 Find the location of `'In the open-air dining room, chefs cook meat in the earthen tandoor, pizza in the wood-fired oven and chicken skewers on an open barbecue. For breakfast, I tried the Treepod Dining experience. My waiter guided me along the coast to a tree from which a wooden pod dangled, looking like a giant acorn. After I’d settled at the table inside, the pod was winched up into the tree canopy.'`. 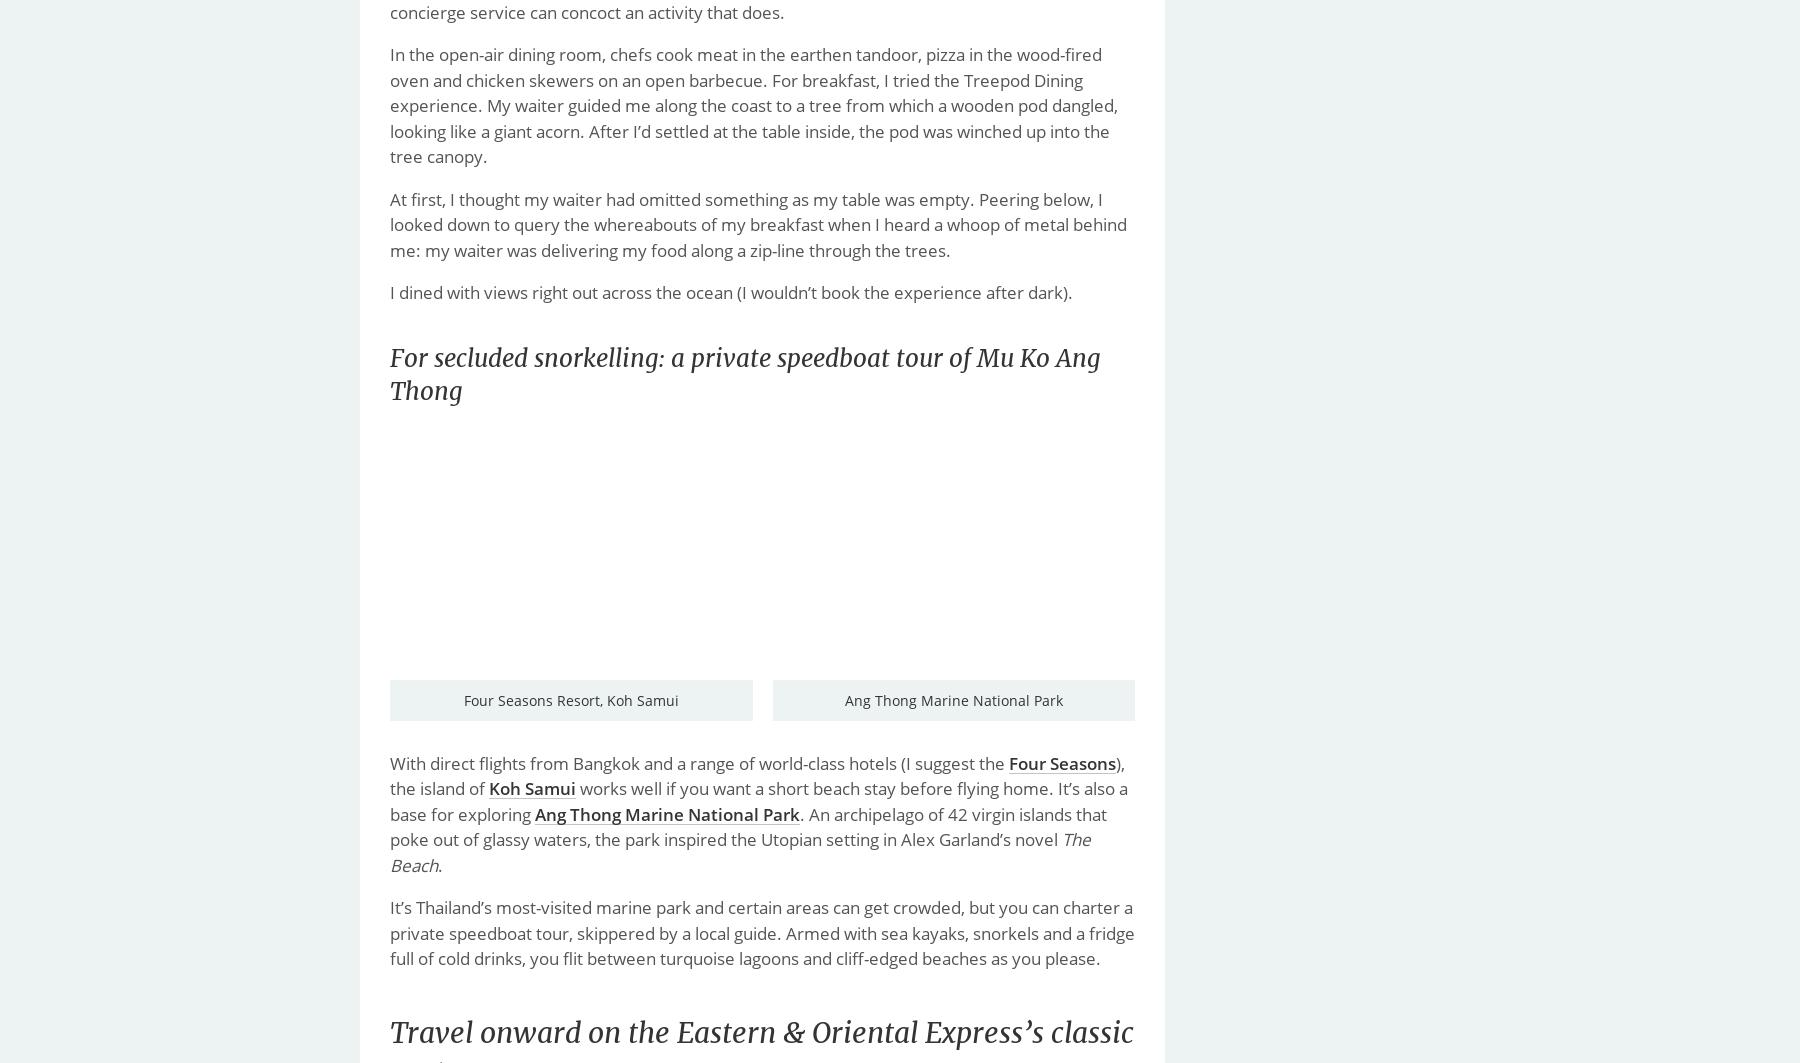

'In the open-air dining room, chefs cook meat in the earthen tandoor, pizza in the wood-fired oven and chicken skewers on an open barbecue. For breakfast, I tried the Treepod Dining experience. My waiter guided me along the coast to a tree from which a wooden pod dangled, looking like a giant acorn. After I’d settled at the table inside, the pod was winched up into the tree canopy.' is located at coordinates (753, 105).